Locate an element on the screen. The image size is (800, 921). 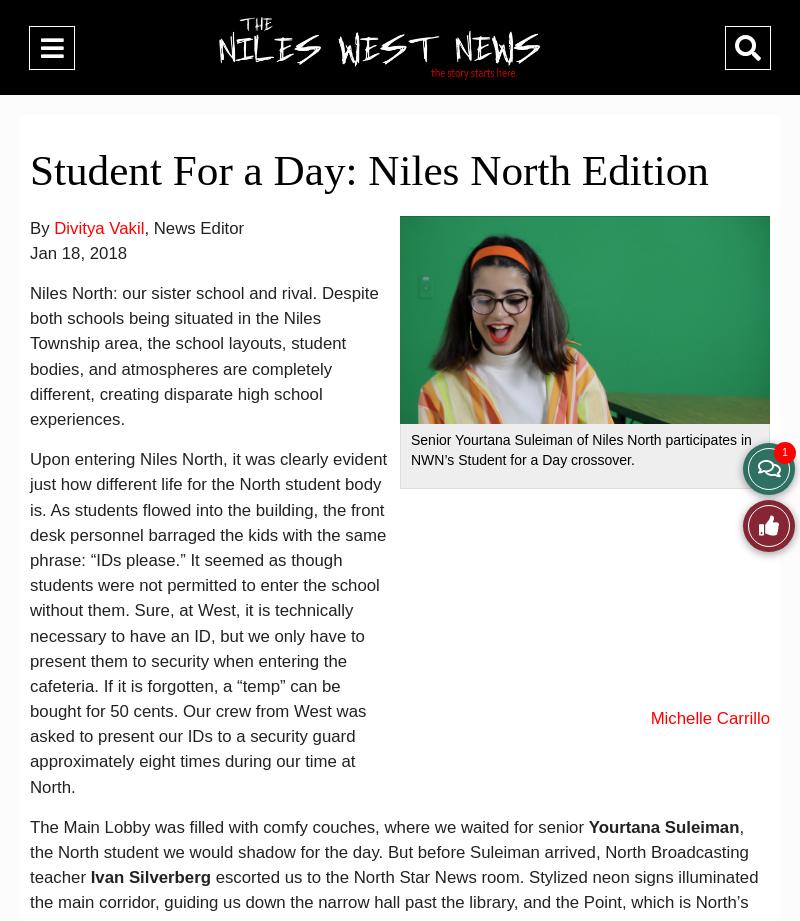
'Jan 18, 2018' is located at coordinates (30, 251).